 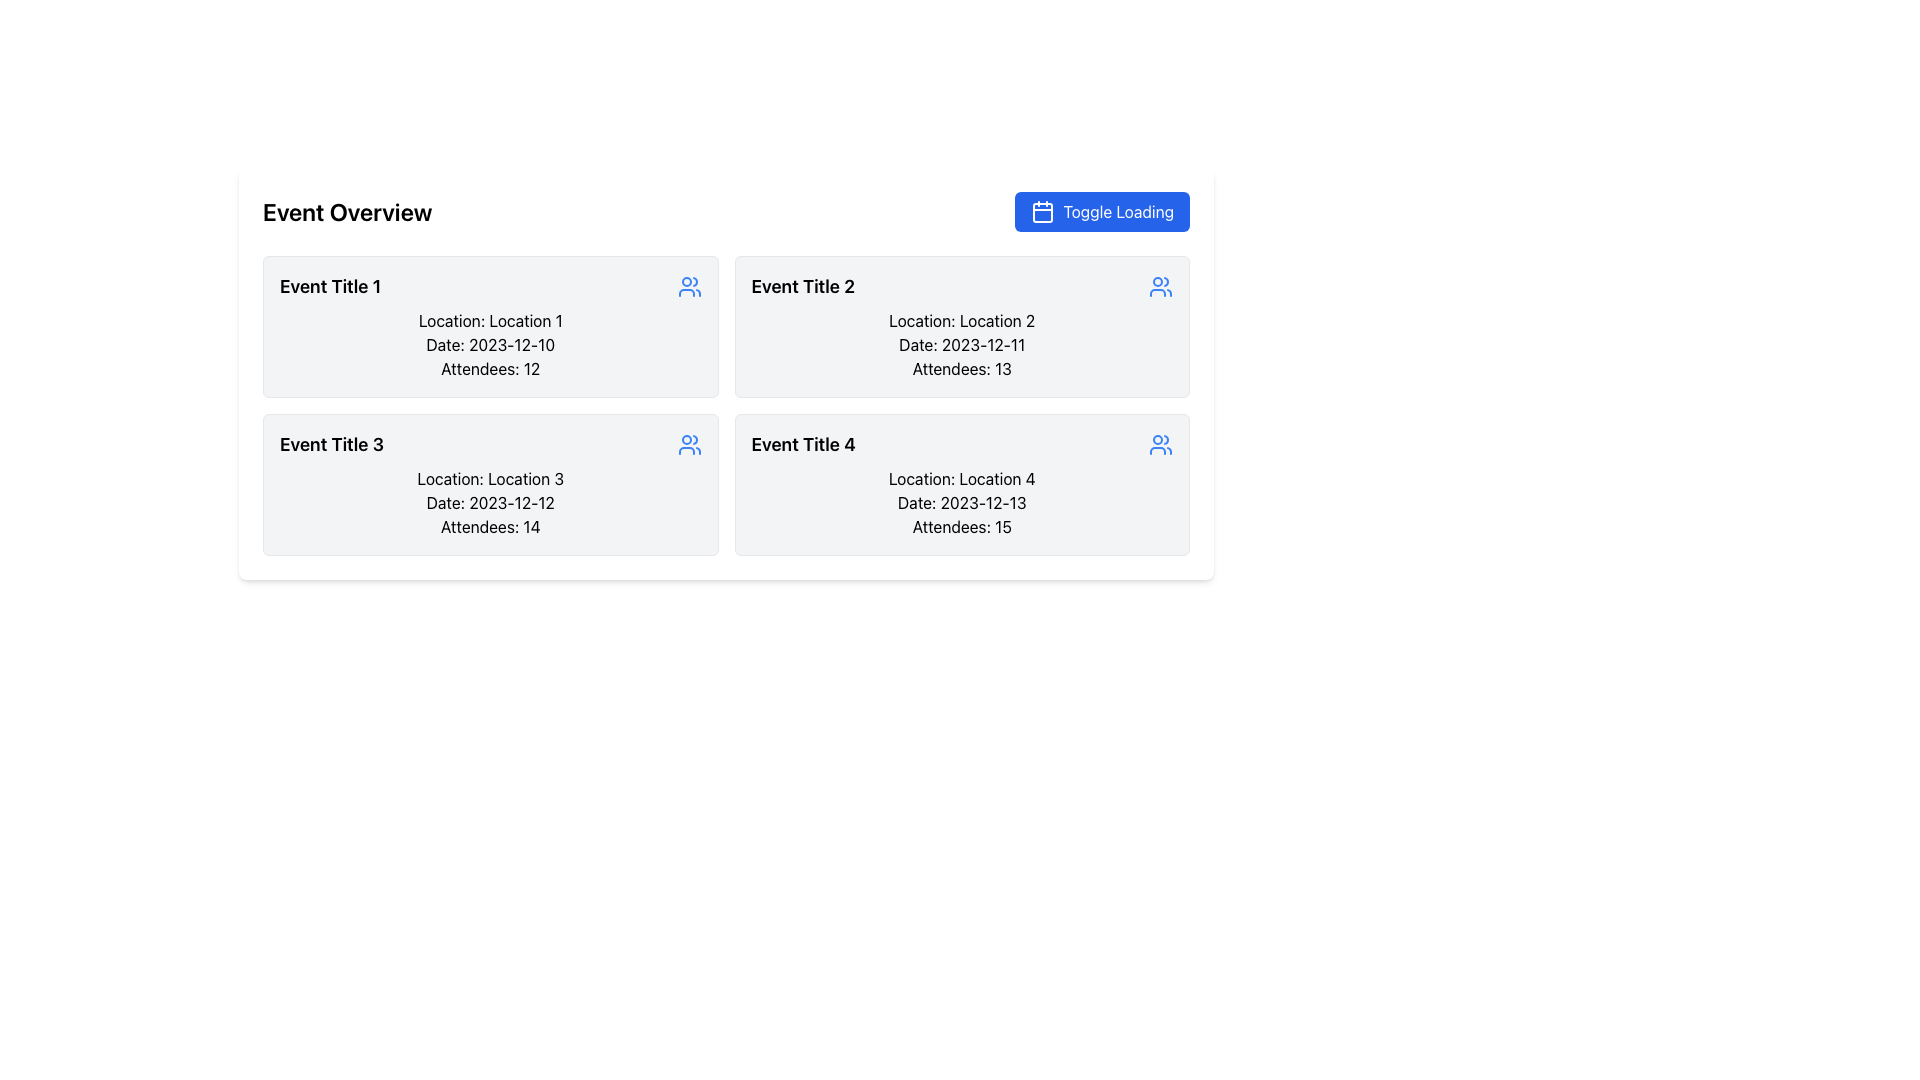 What do you see at coordinates (962, 526) in the screenshot?
I see `the Static Text that displays 'Attendees: 15', which is located in a light gray, bordered, rounded rectangle containing event details for 'Event Title 4'` at bounding box center [962, 526].